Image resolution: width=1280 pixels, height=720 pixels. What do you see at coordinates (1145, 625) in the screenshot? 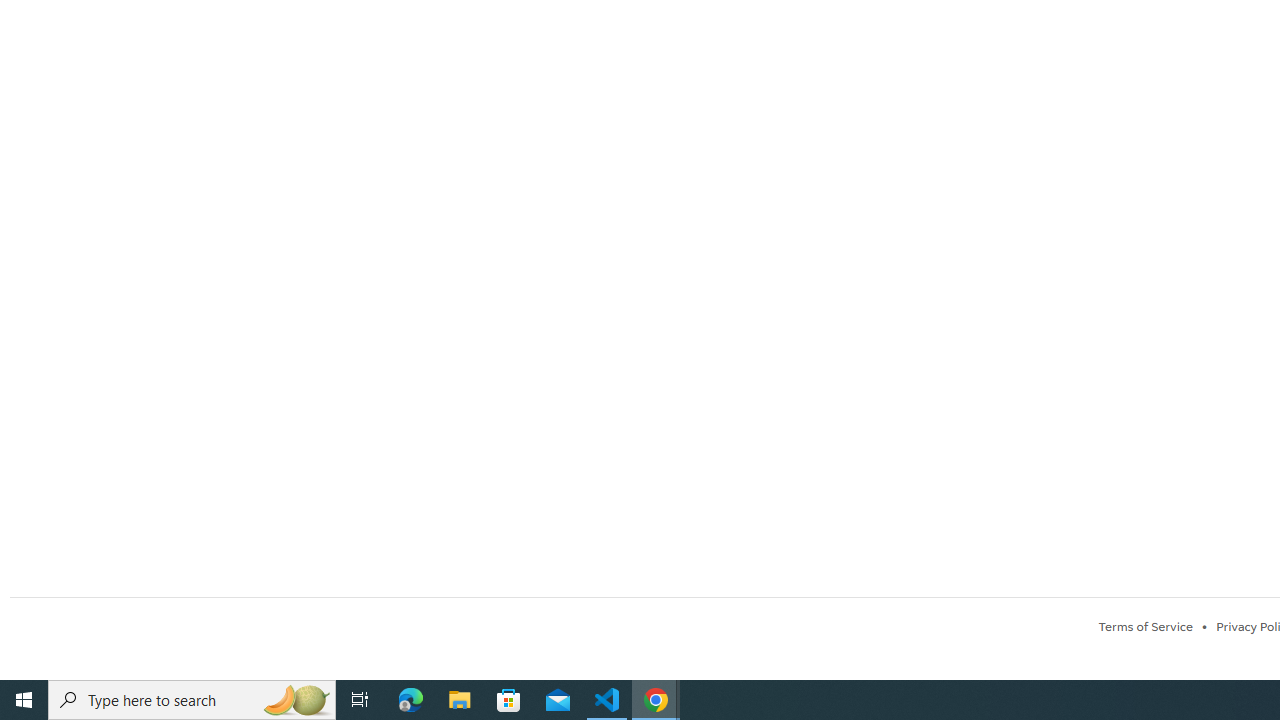
I see `'Terms of Service'` at bounding box center [1145, 625].